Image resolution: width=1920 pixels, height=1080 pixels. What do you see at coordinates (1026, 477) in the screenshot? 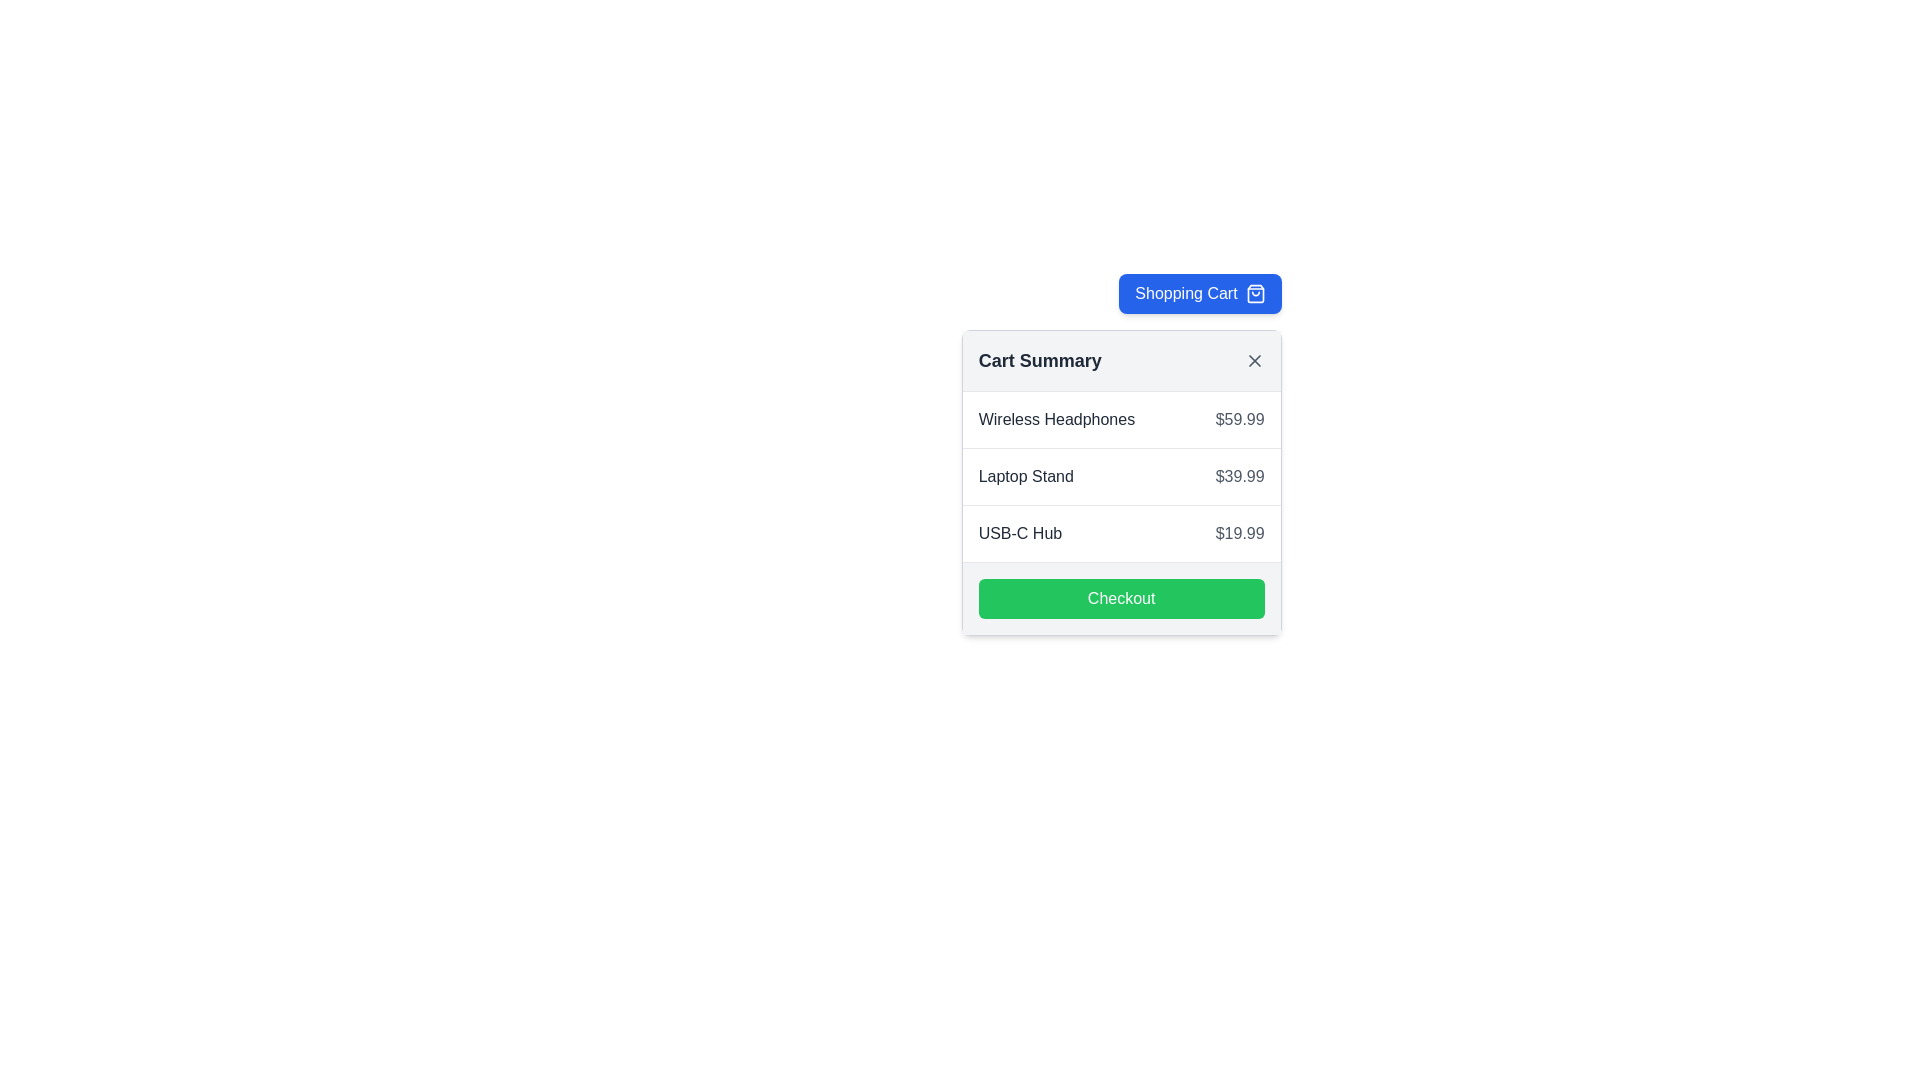
I see `the text label indicating the name of the product 'Laptop Stand' in the shopping cart` at bounding box center [1026, 477].